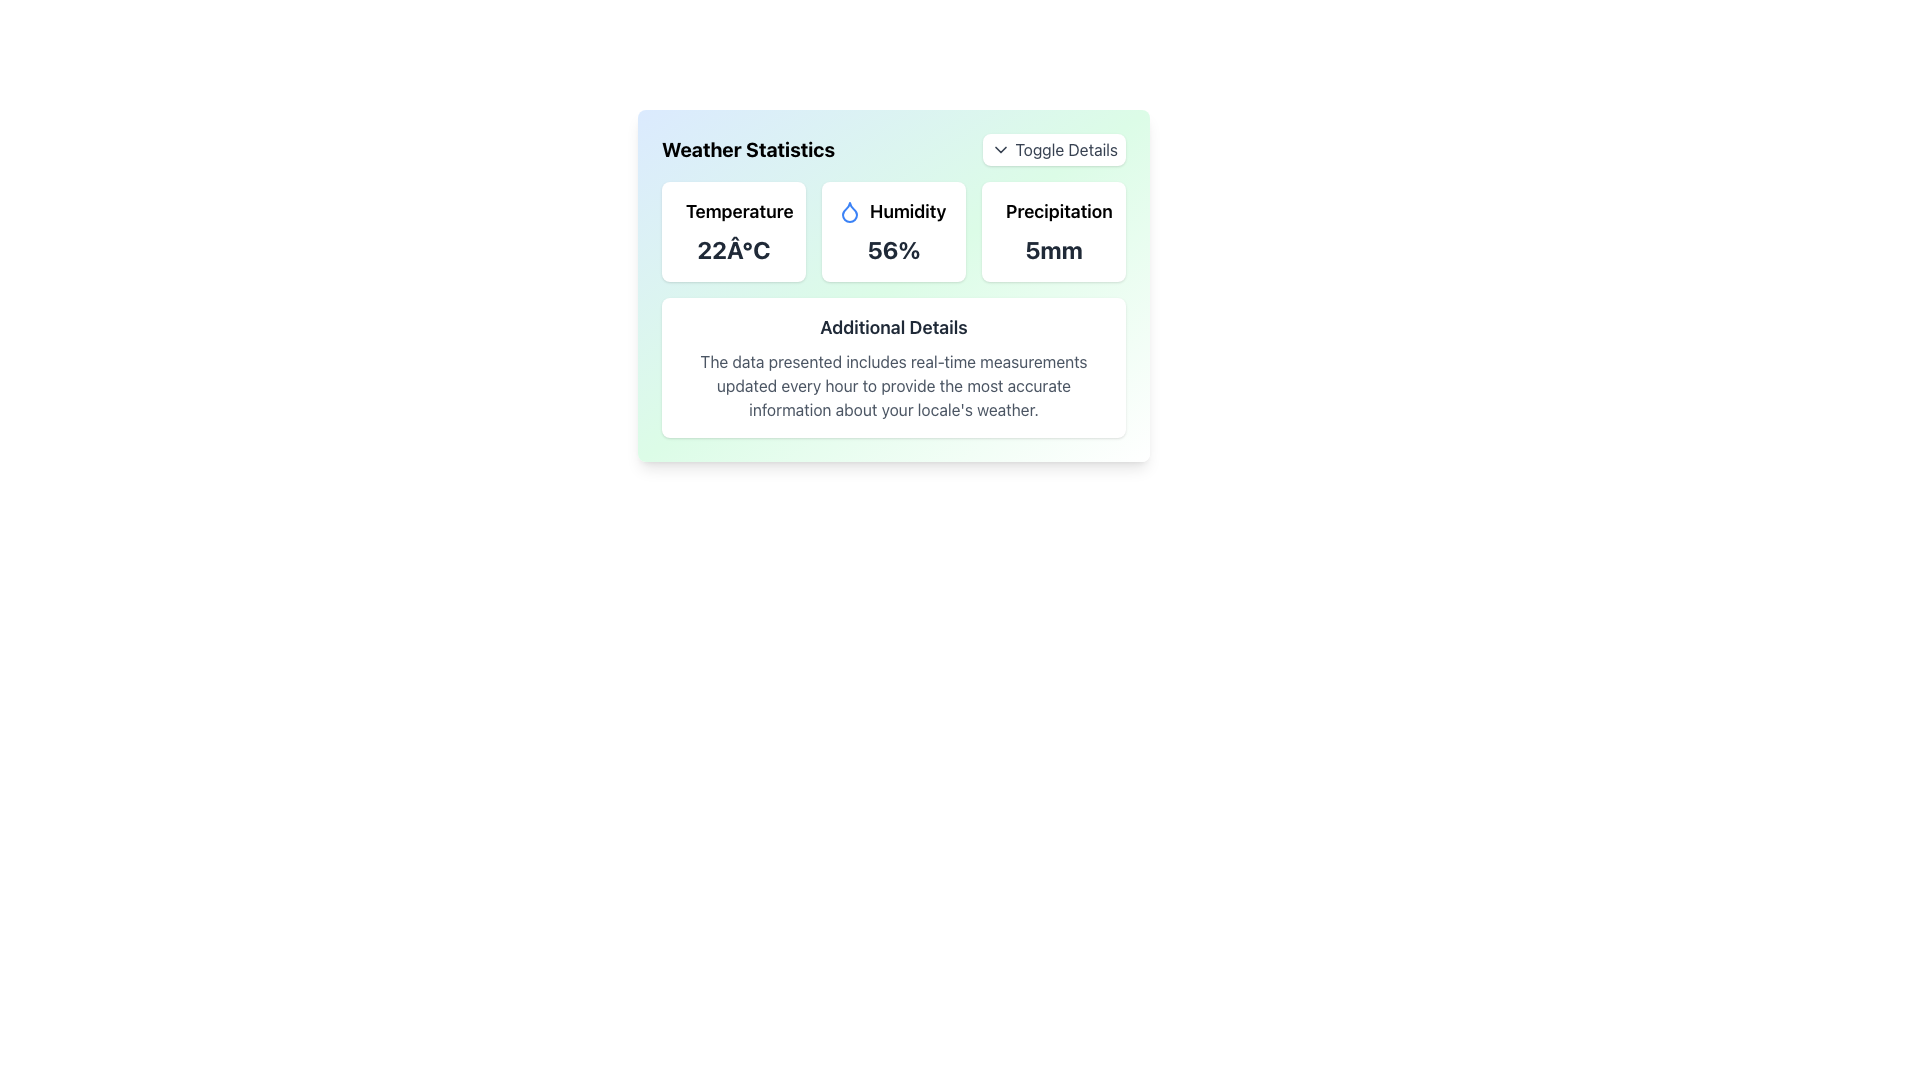 The image size is (1920, 1080). Describe the element at coordinates (892, 230) in the screenshot. I see `current humidity level displayed on the Information Card, which is the middle card in the Weather Statistics section of the dashboard` at that location.